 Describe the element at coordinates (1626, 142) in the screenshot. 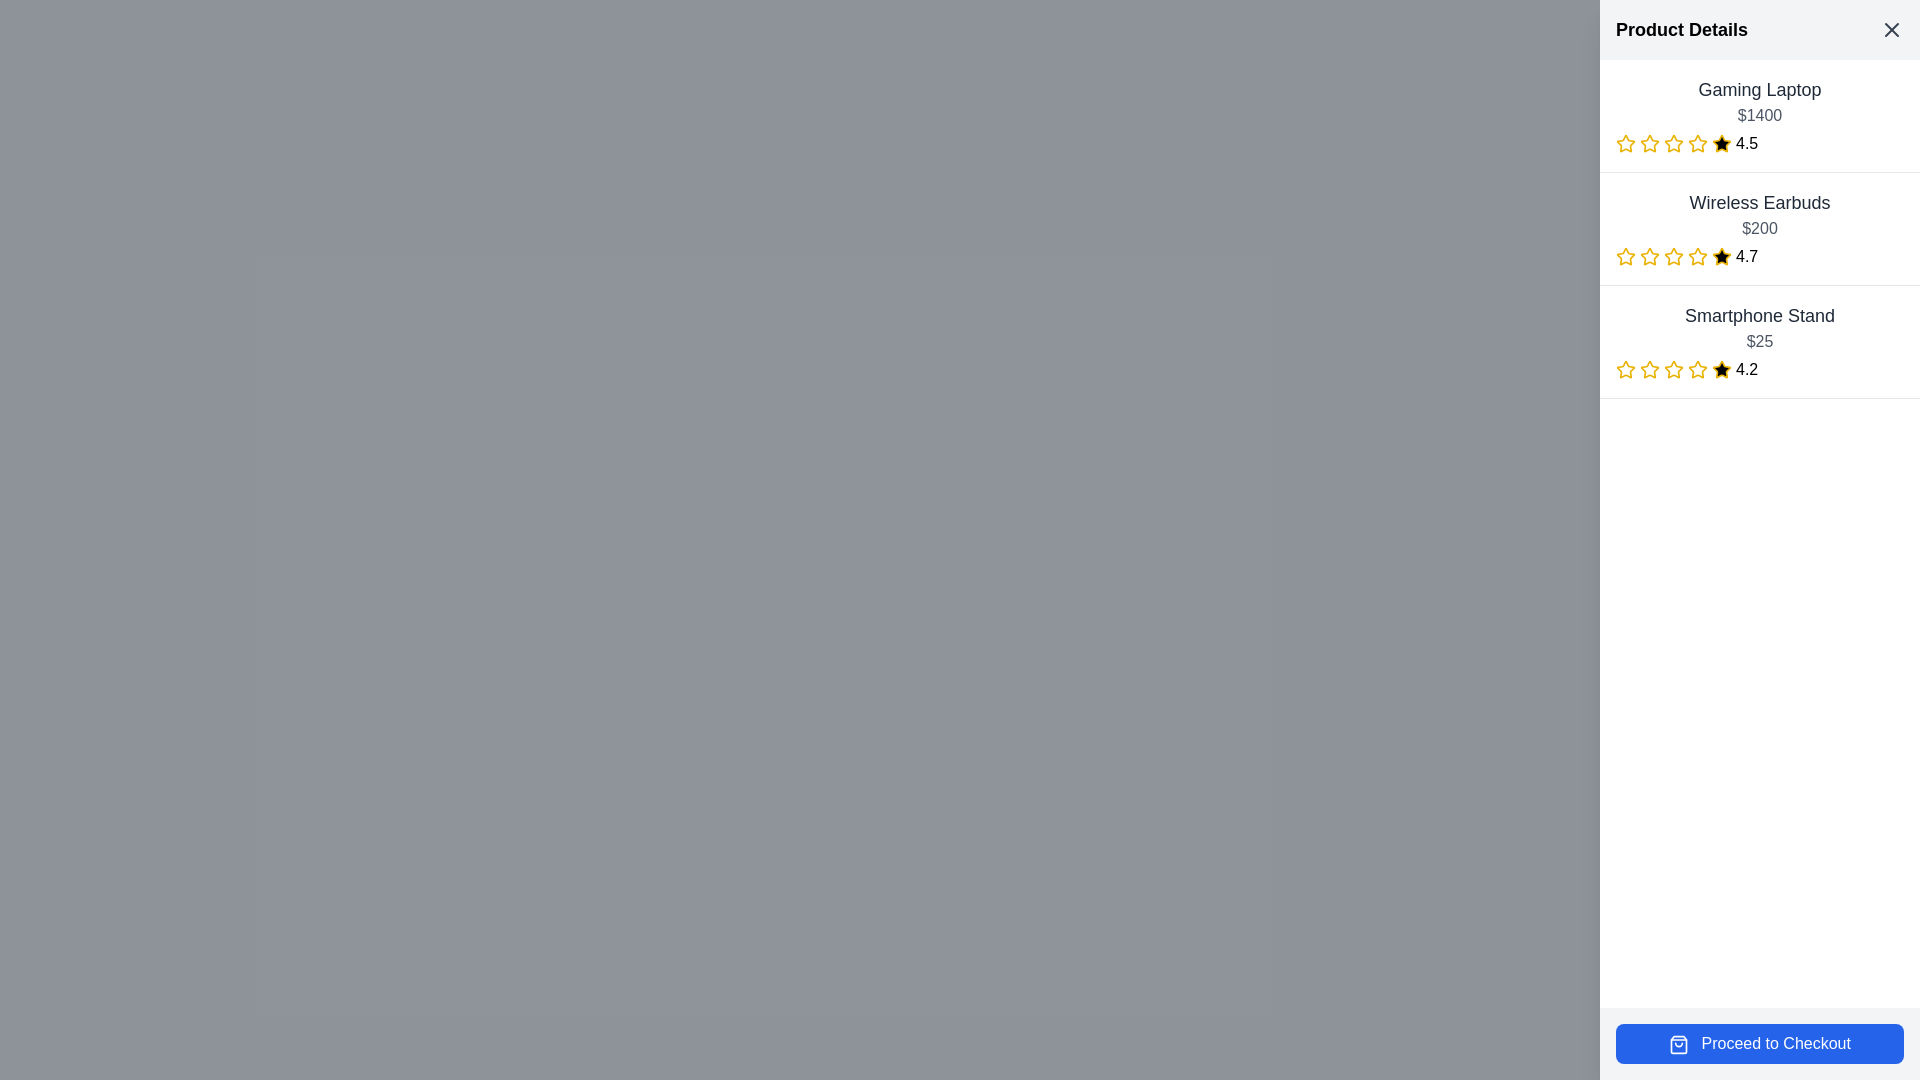

I see `the first star icon in the 4.5 star rating system for the 'Gaming Laptop' product, located directly under the 'Gaming Laptop' label in the 'Product Details' section` at that location.